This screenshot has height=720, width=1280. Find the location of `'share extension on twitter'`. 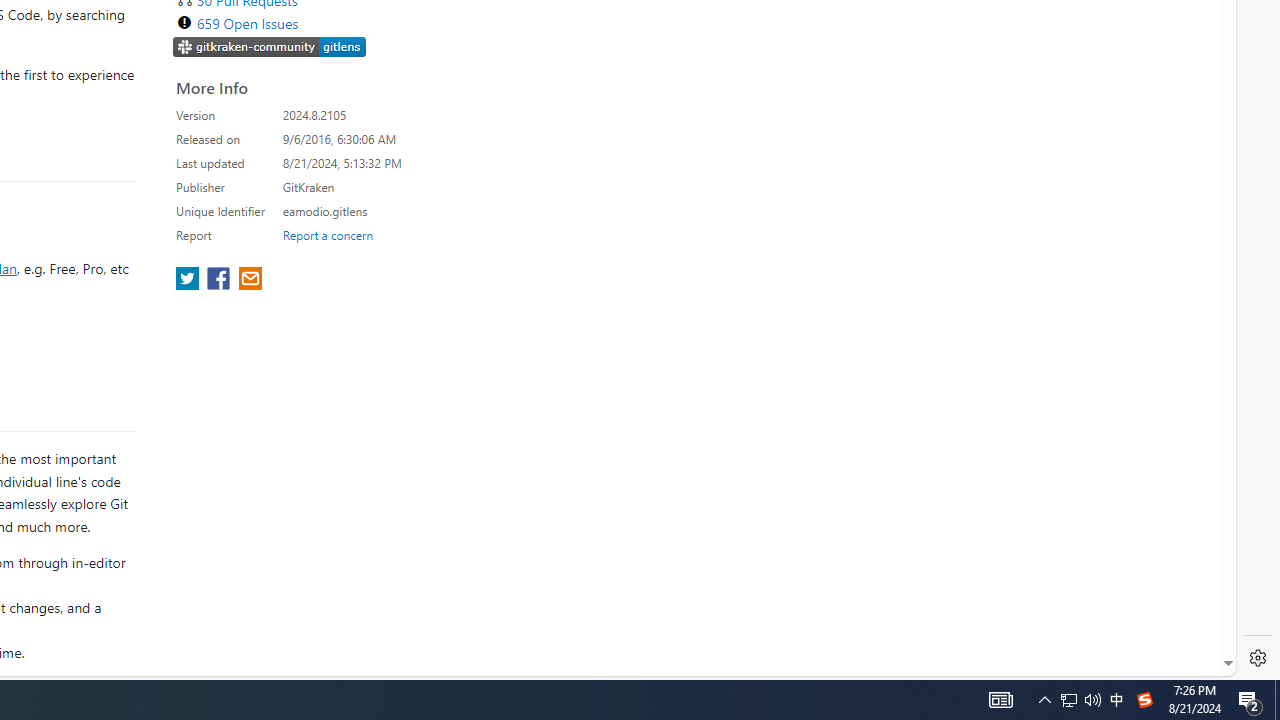

'share extension on twitter' is located at coordinates (190, 280).